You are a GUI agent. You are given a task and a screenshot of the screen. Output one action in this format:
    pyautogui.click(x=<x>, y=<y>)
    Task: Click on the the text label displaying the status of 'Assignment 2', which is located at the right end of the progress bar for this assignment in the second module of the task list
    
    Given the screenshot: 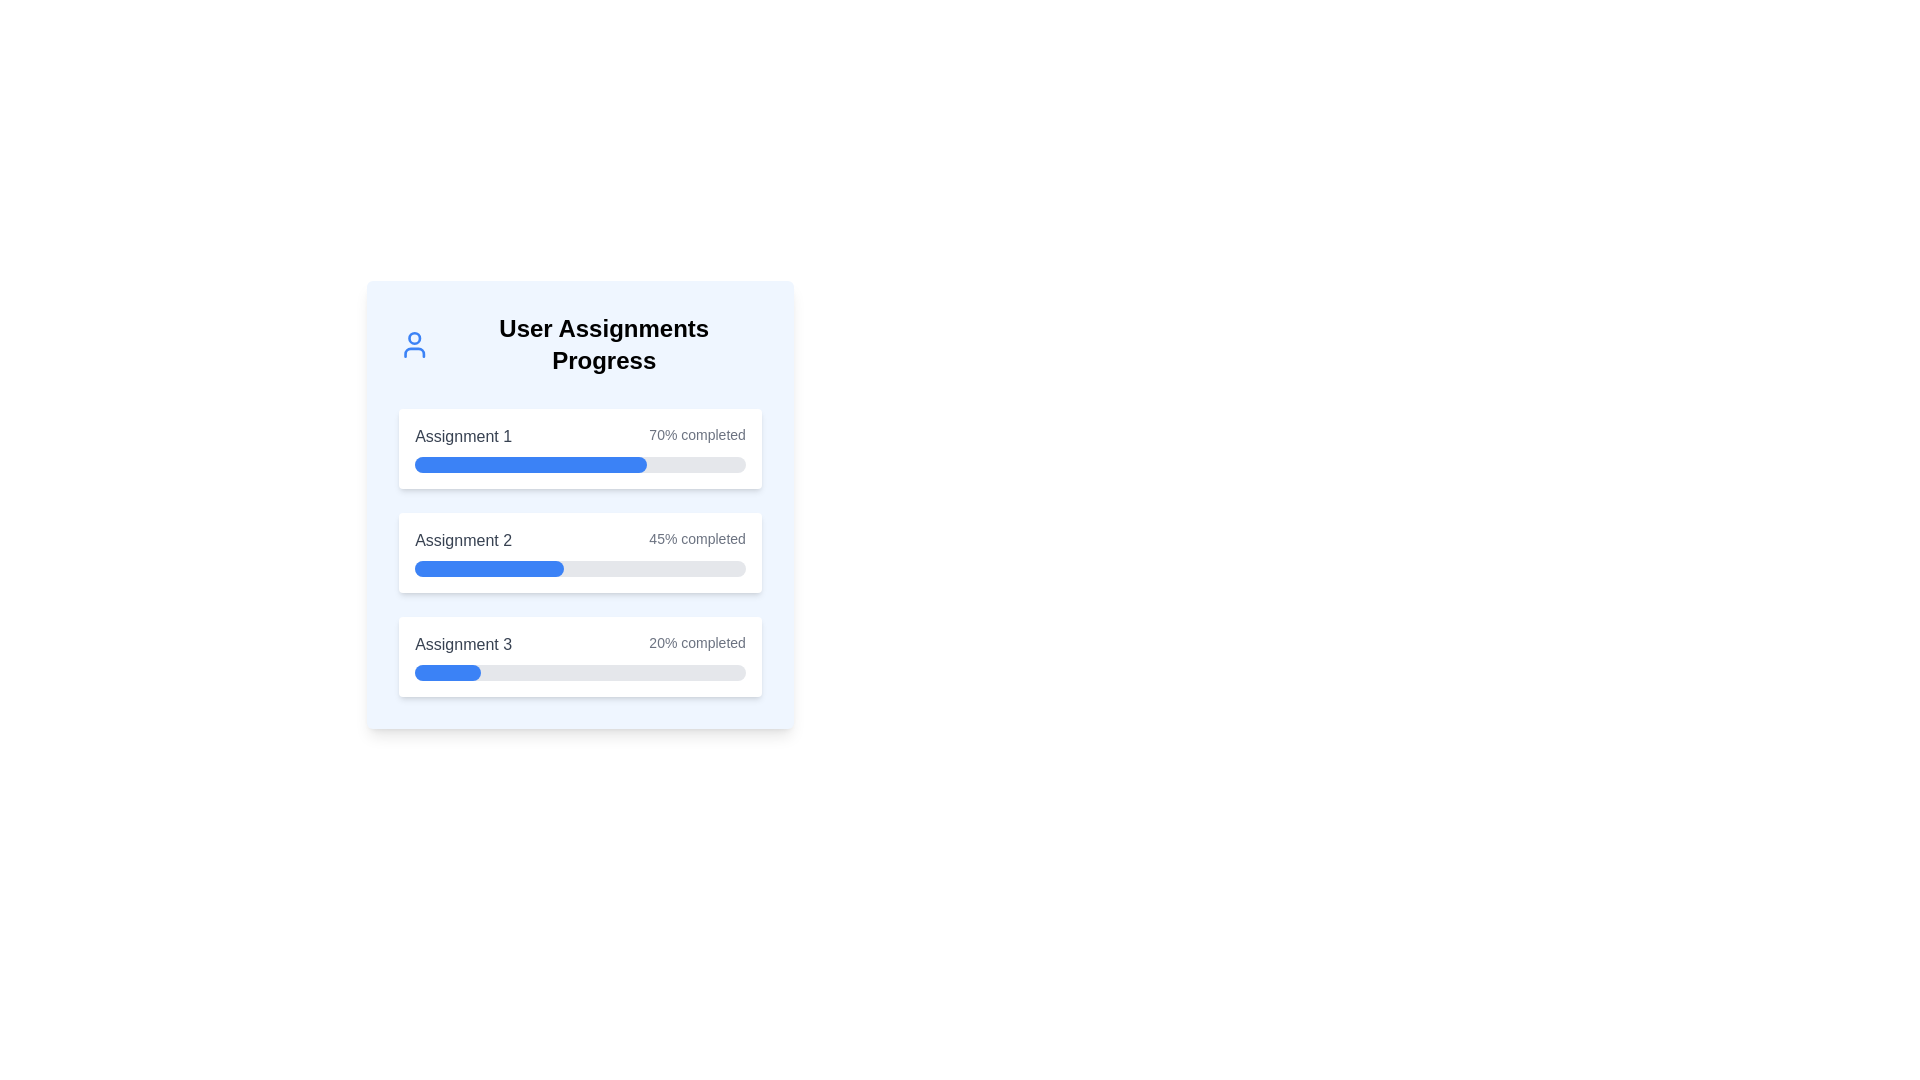 What is the action you would take?
    pyautogui.click(x=697, y=540)
    